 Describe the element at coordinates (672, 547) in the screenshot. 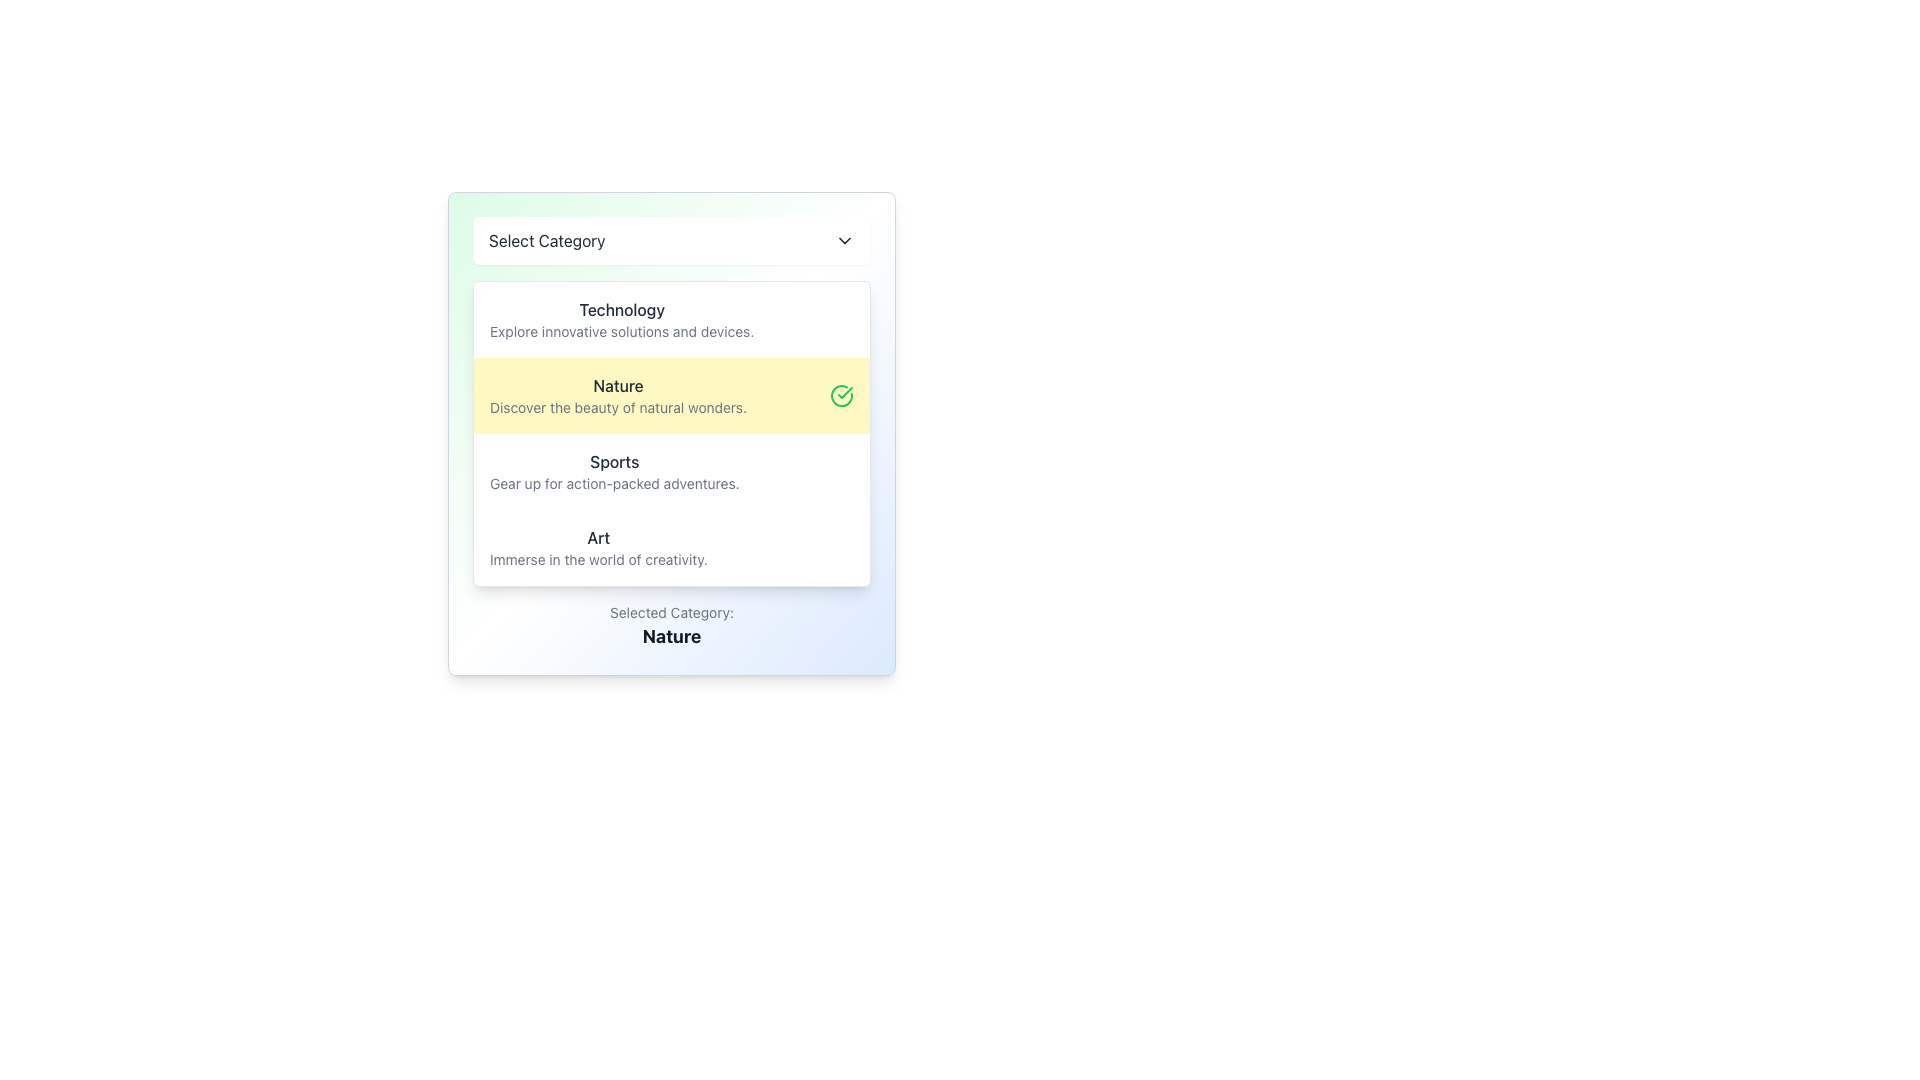

I see `the fourth item in the vertically arranged list of sections related to 'Art'` at that location.